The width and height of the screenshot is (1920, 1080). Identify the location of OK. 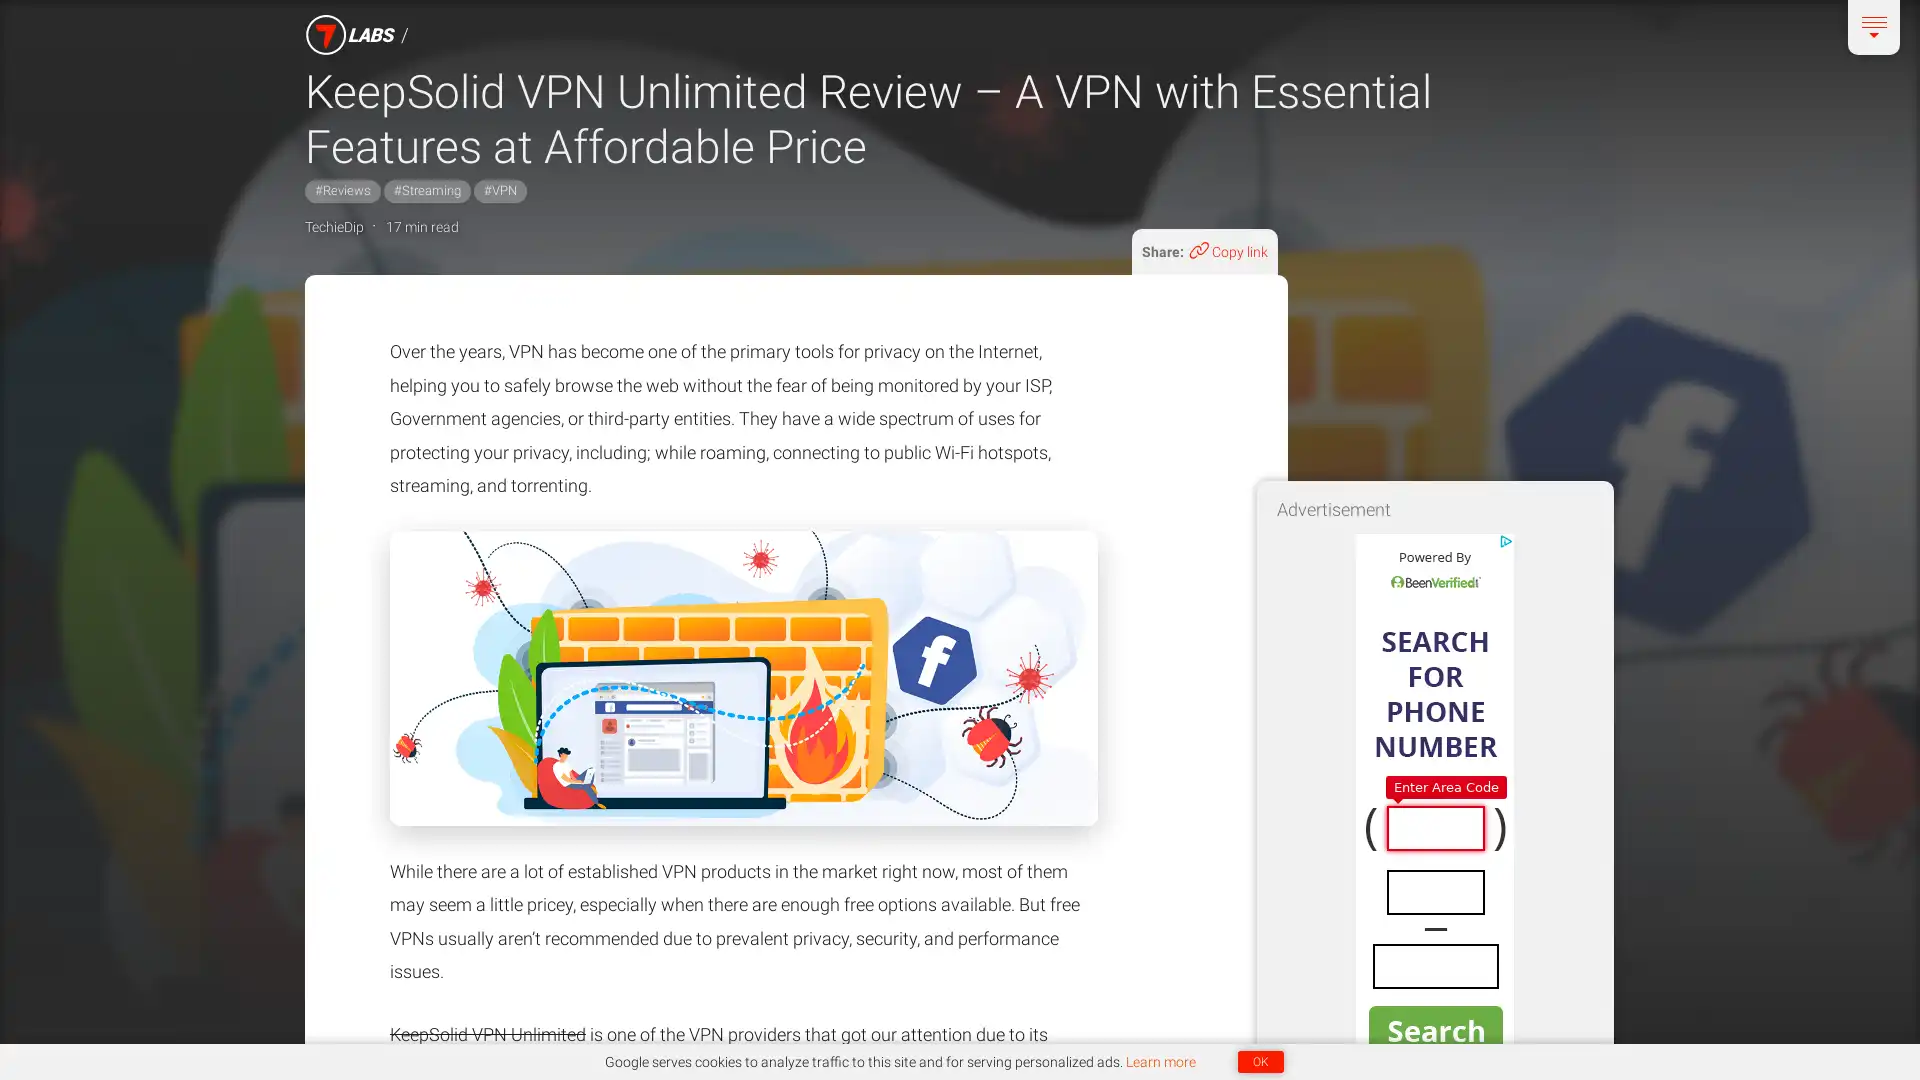
(1258, 1060).